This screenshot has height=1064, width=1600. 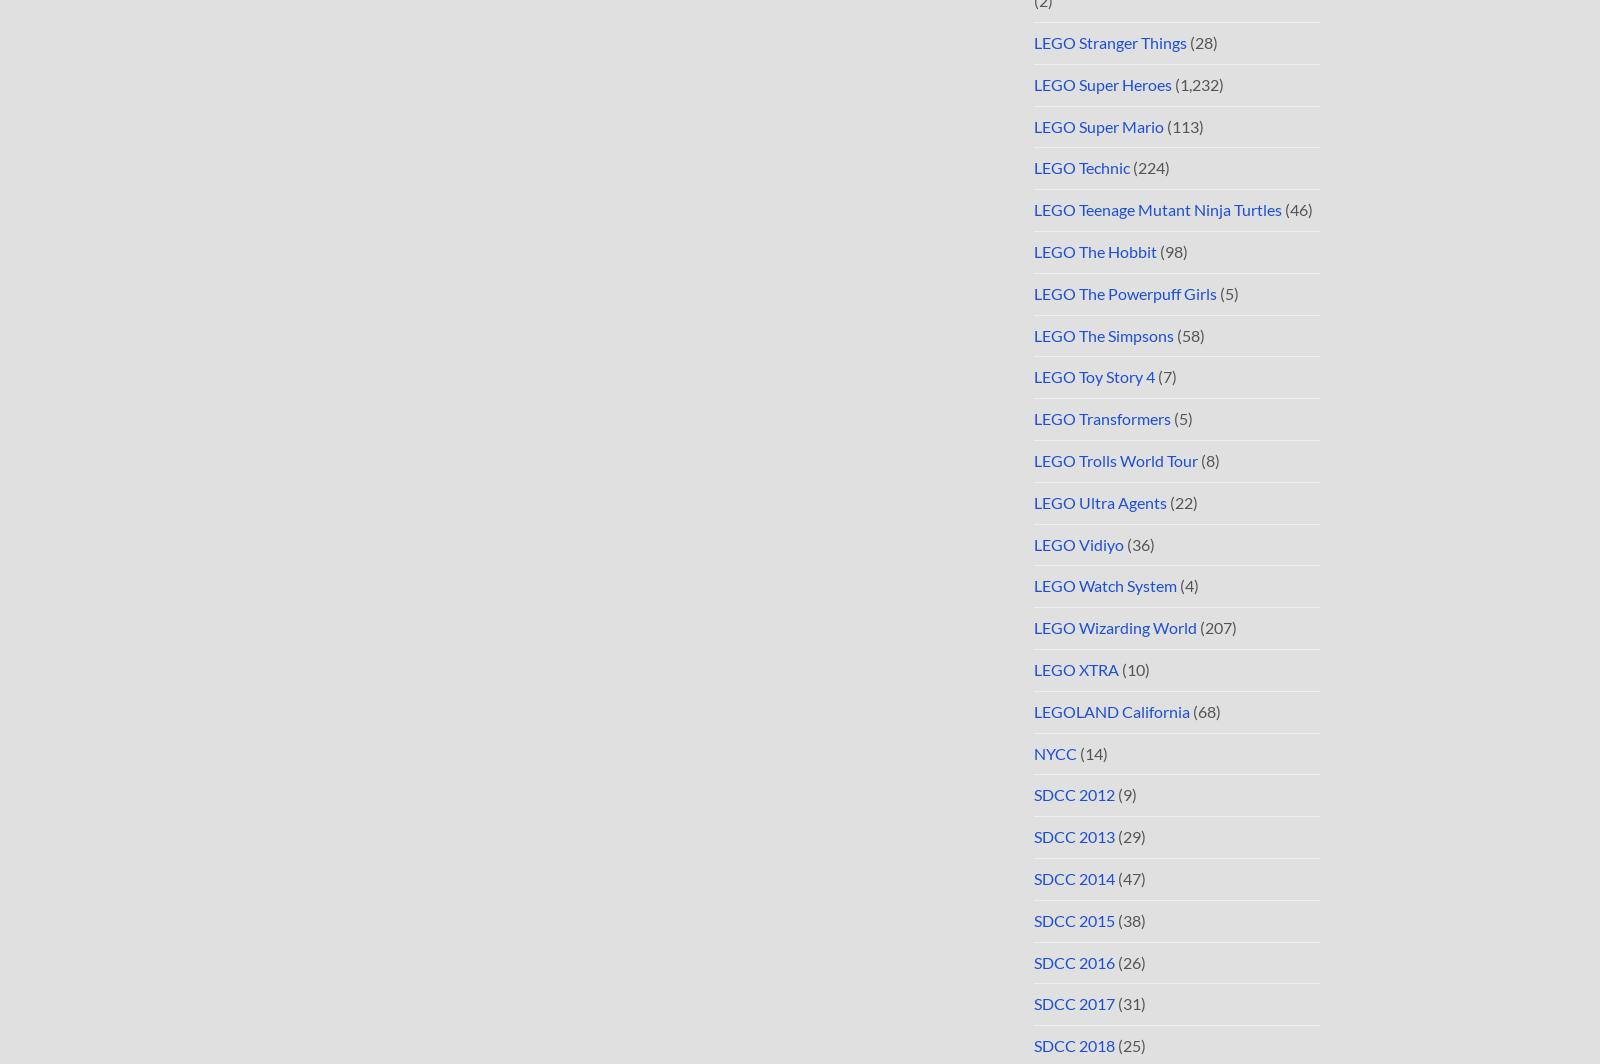 What do you see at coordinates (1130, 1003) in the screenshot?
I see `'(31)'` at bounding box center [1130, 1003].